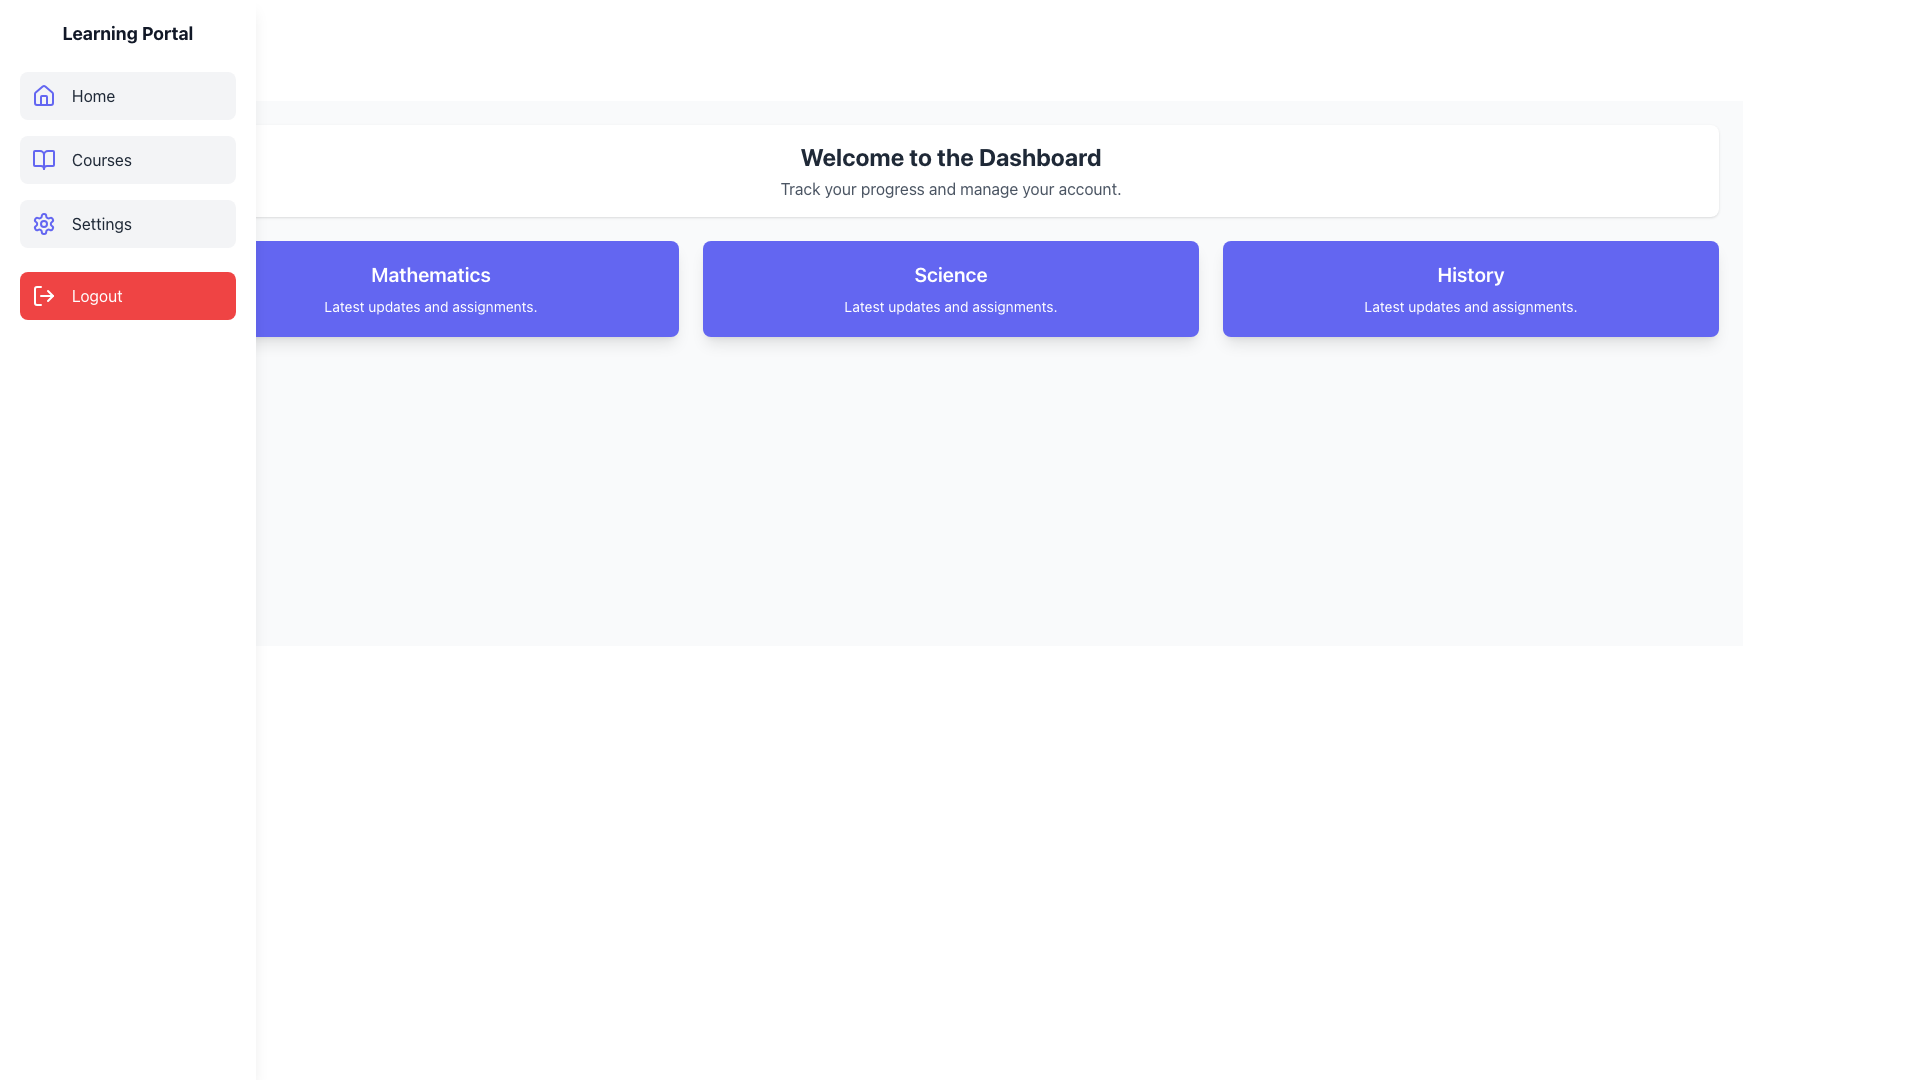 This screenshot has height=1080, width=1920. Describe the element at coordinates (43, 95) in the screenshot. I see `the 'Home' icon located on the left-hand panel of the navigation menu, just before the text label 'Home'` at that location.